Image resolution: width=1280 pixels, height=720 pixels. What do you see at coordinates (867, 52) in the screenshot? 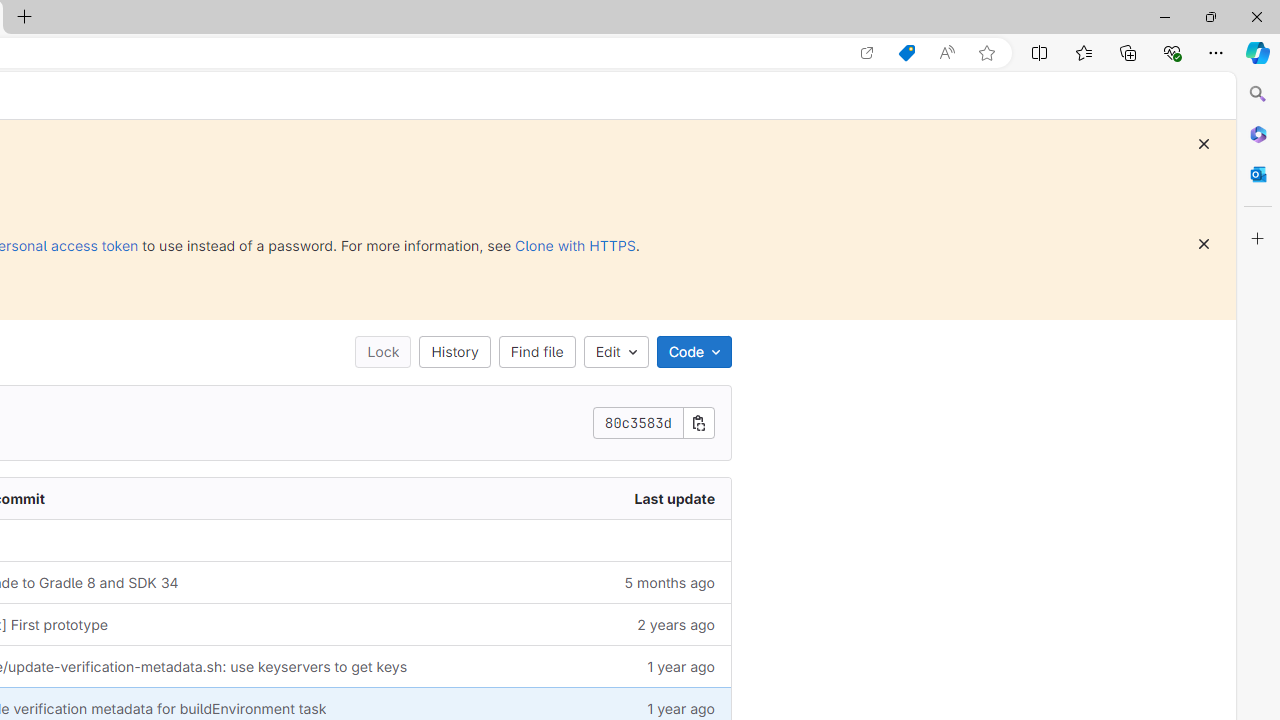
I see `'Open in app'` at bounding box center [867, 52].